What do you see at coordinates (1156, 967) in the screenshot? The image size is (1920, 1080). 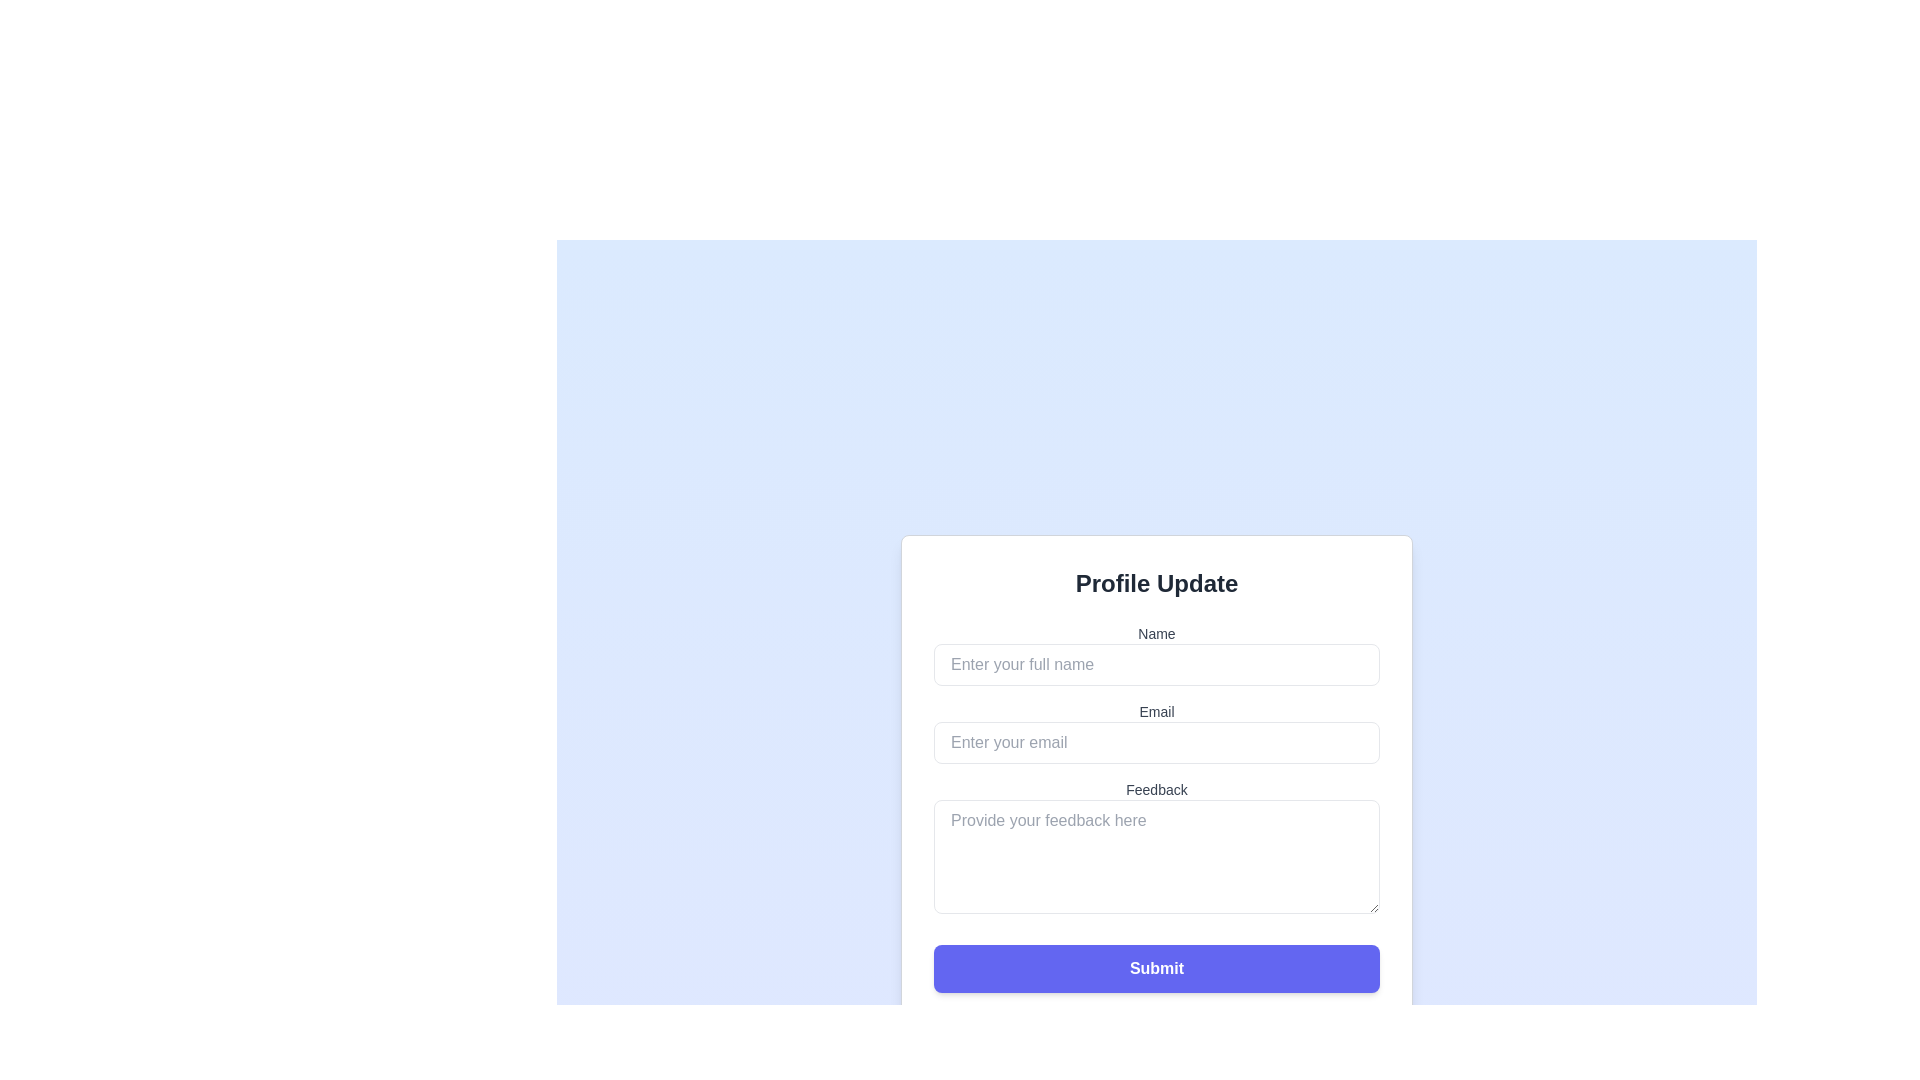 I see `the 'Submit' button with a purple background, located at the bottom of the 'Profile Update' form, to see the focus ring` at bounding box center [1156, 967].